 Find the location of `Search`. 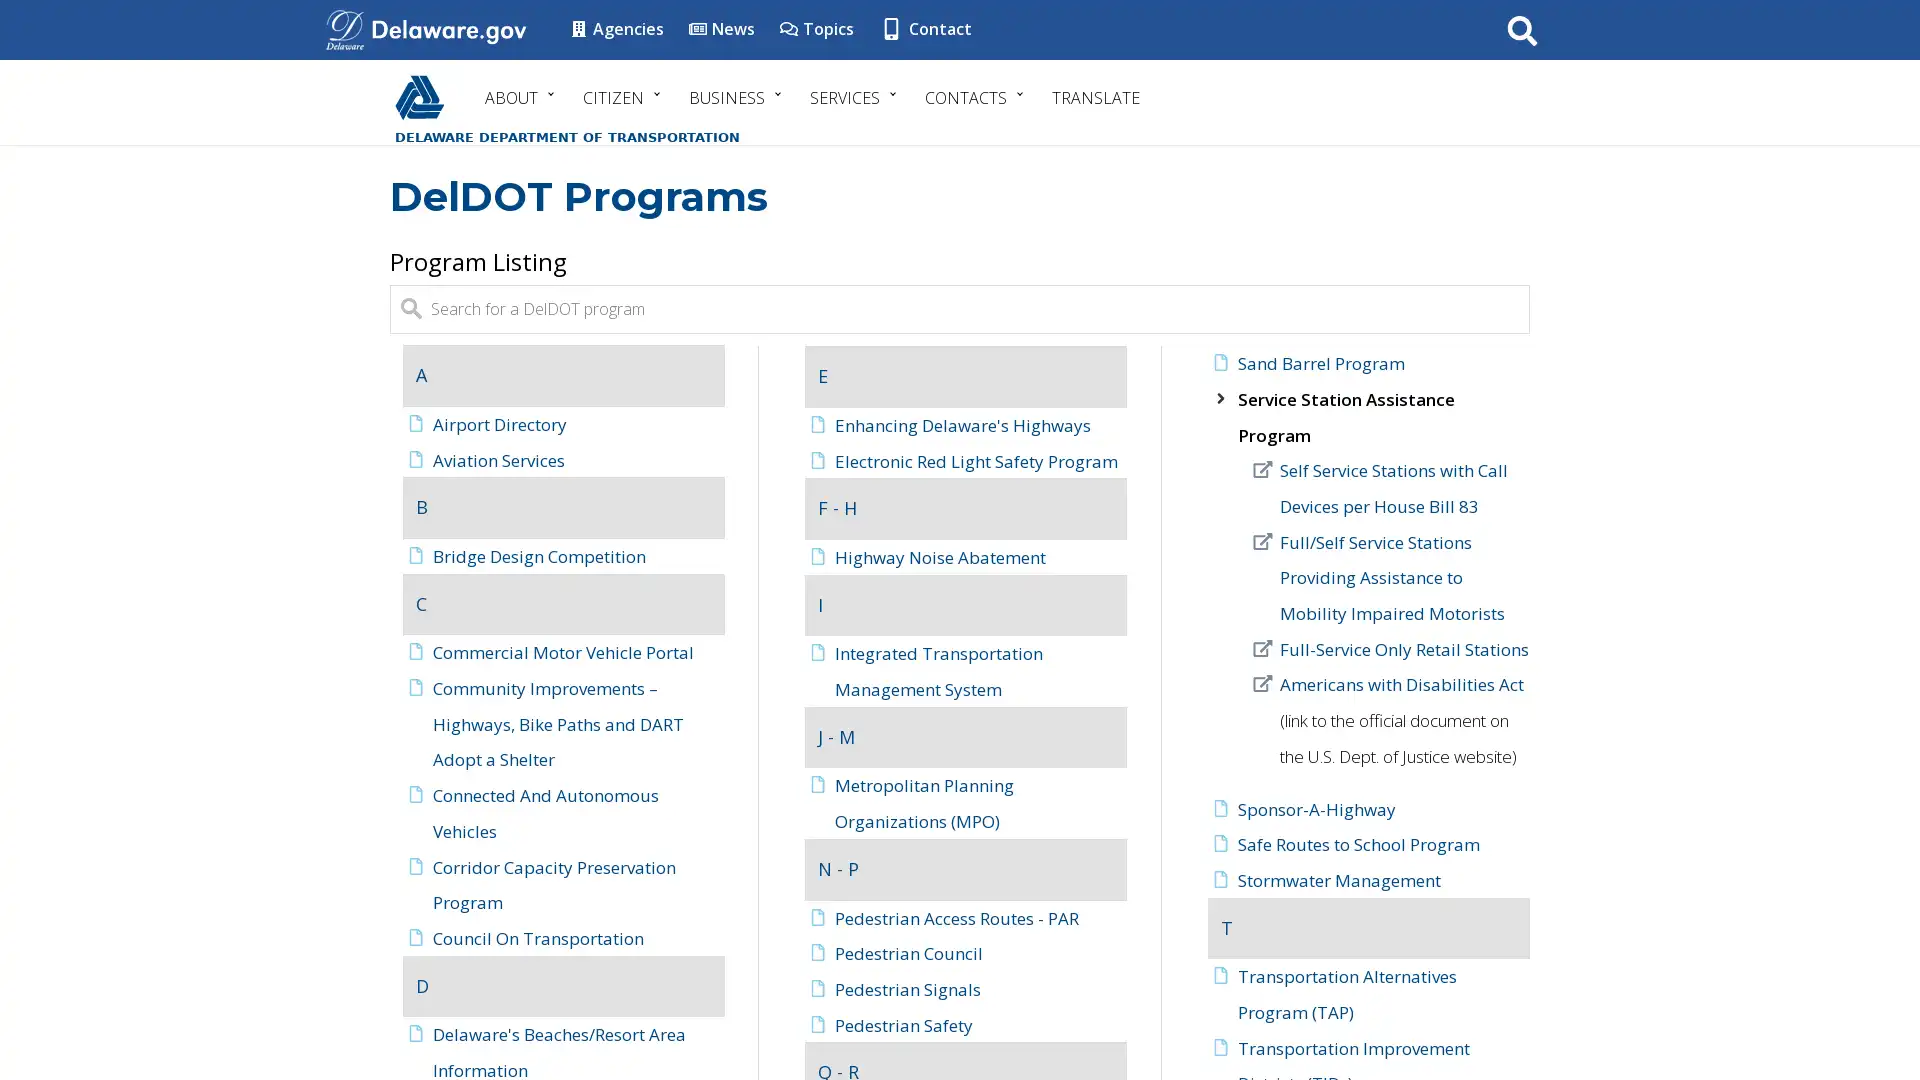

Search is located at coordinates (1521, 29).